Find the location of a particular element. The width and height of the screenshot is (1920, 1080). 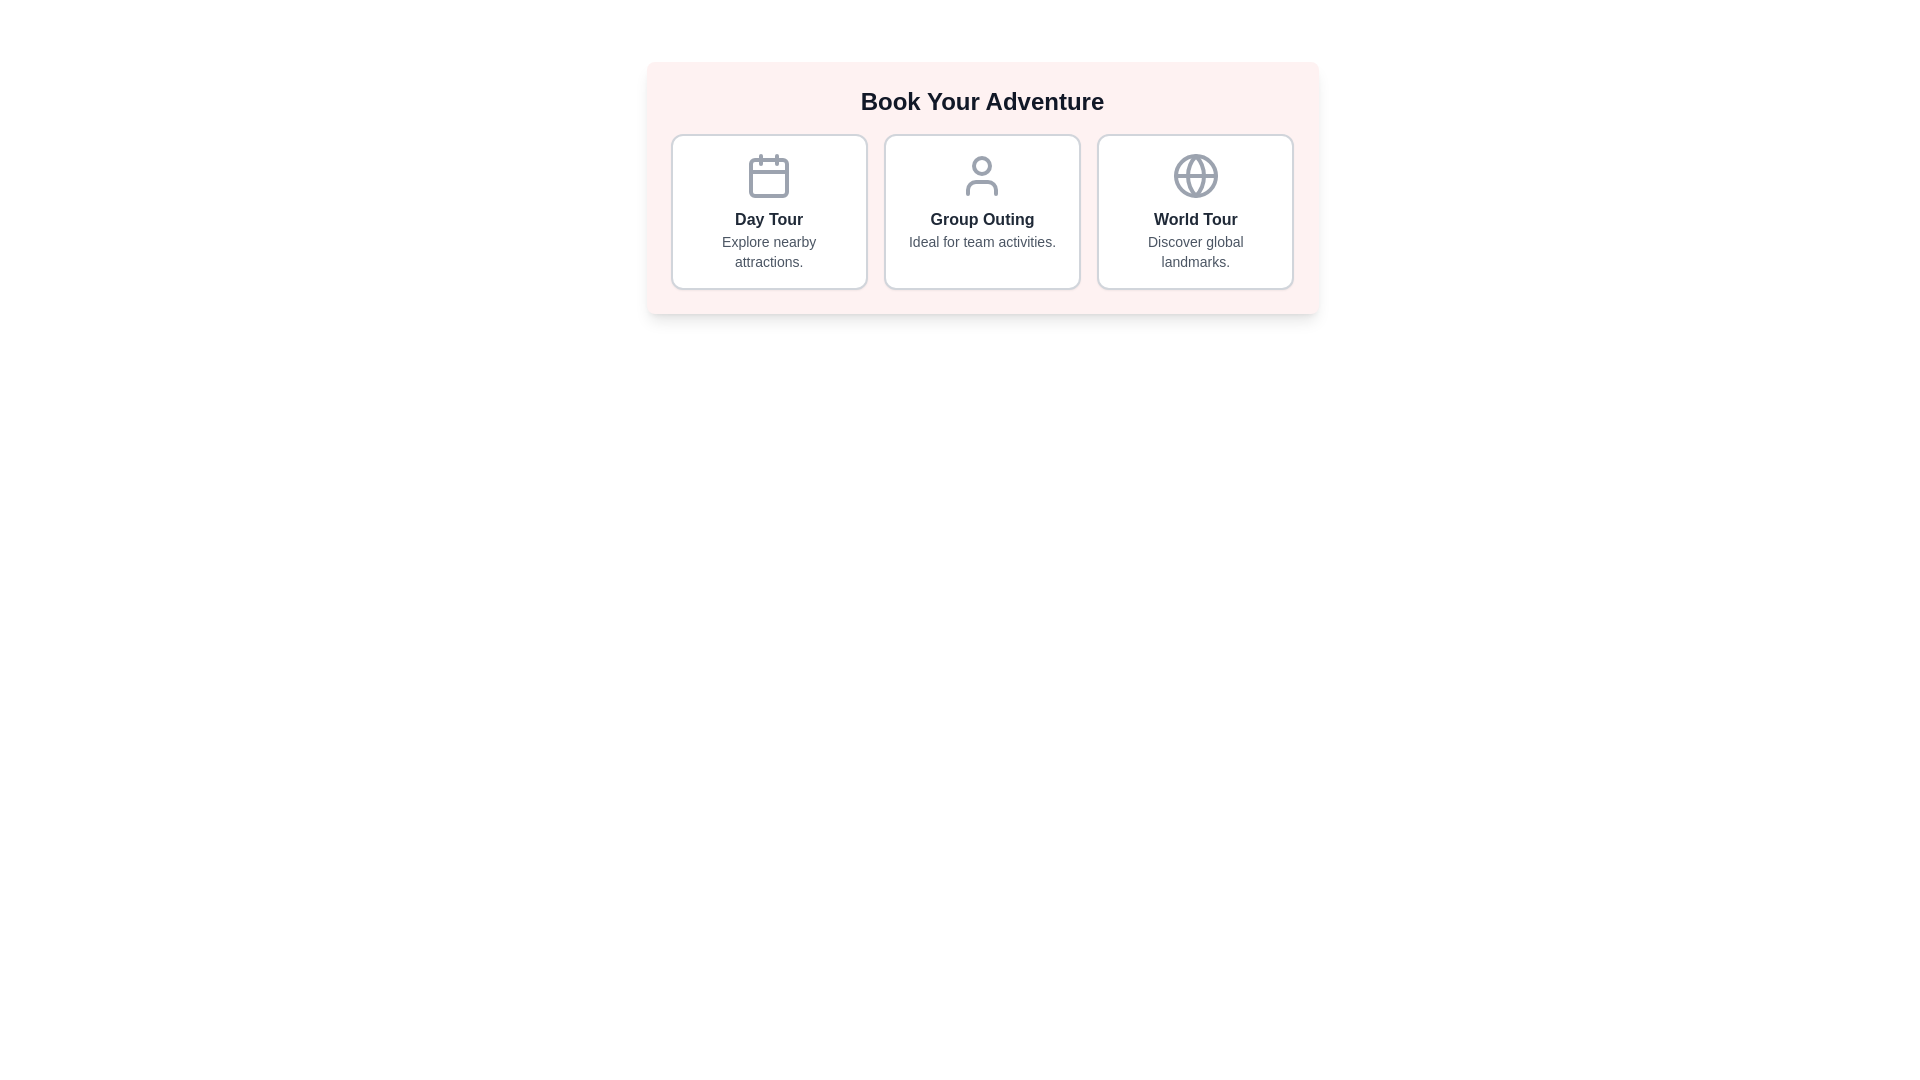

the first card element in the grid layout below the title 'Book Your Adventure' to trigger a visual effect is located at coordinates (768, 212).